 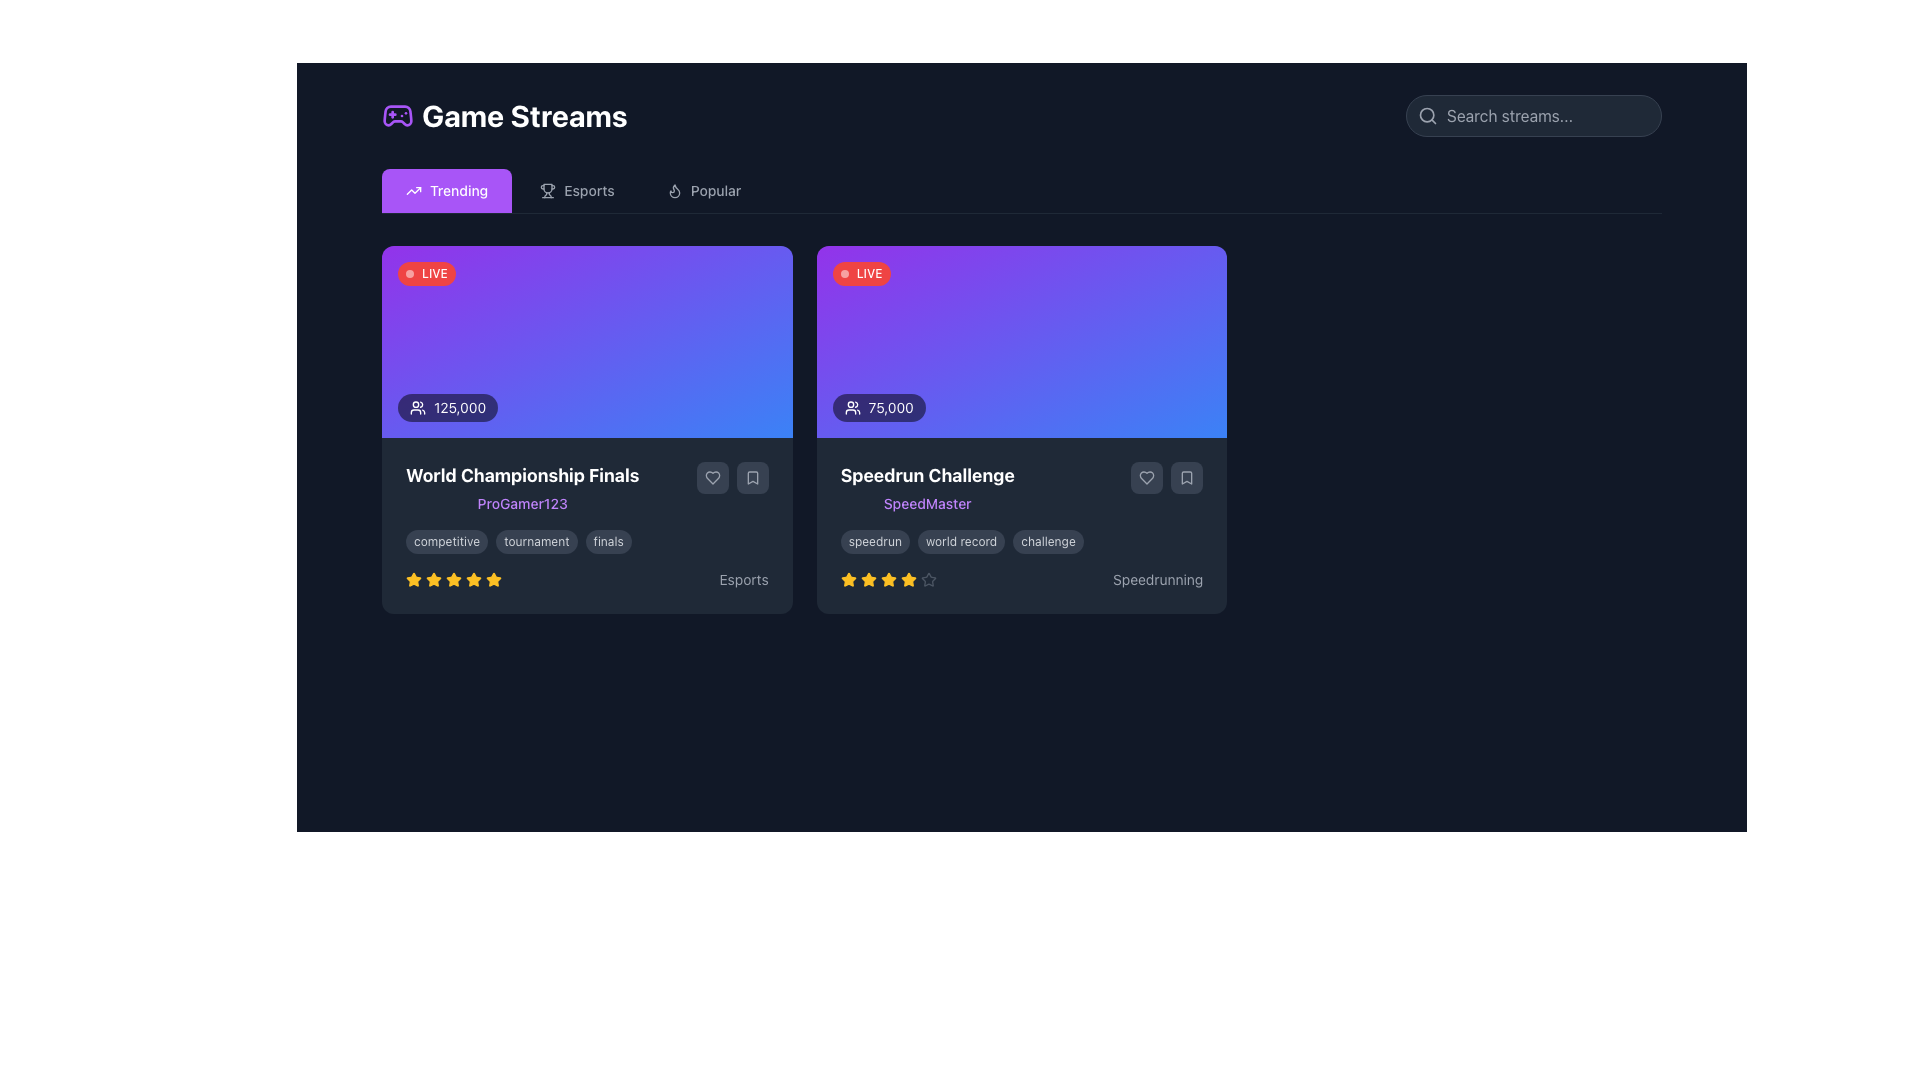 I want to click on text label that displays 'Speedrunning' in gray color located at the bottom-right of the 'Speedrun Challenge' card, so click(x=1022, y=579).